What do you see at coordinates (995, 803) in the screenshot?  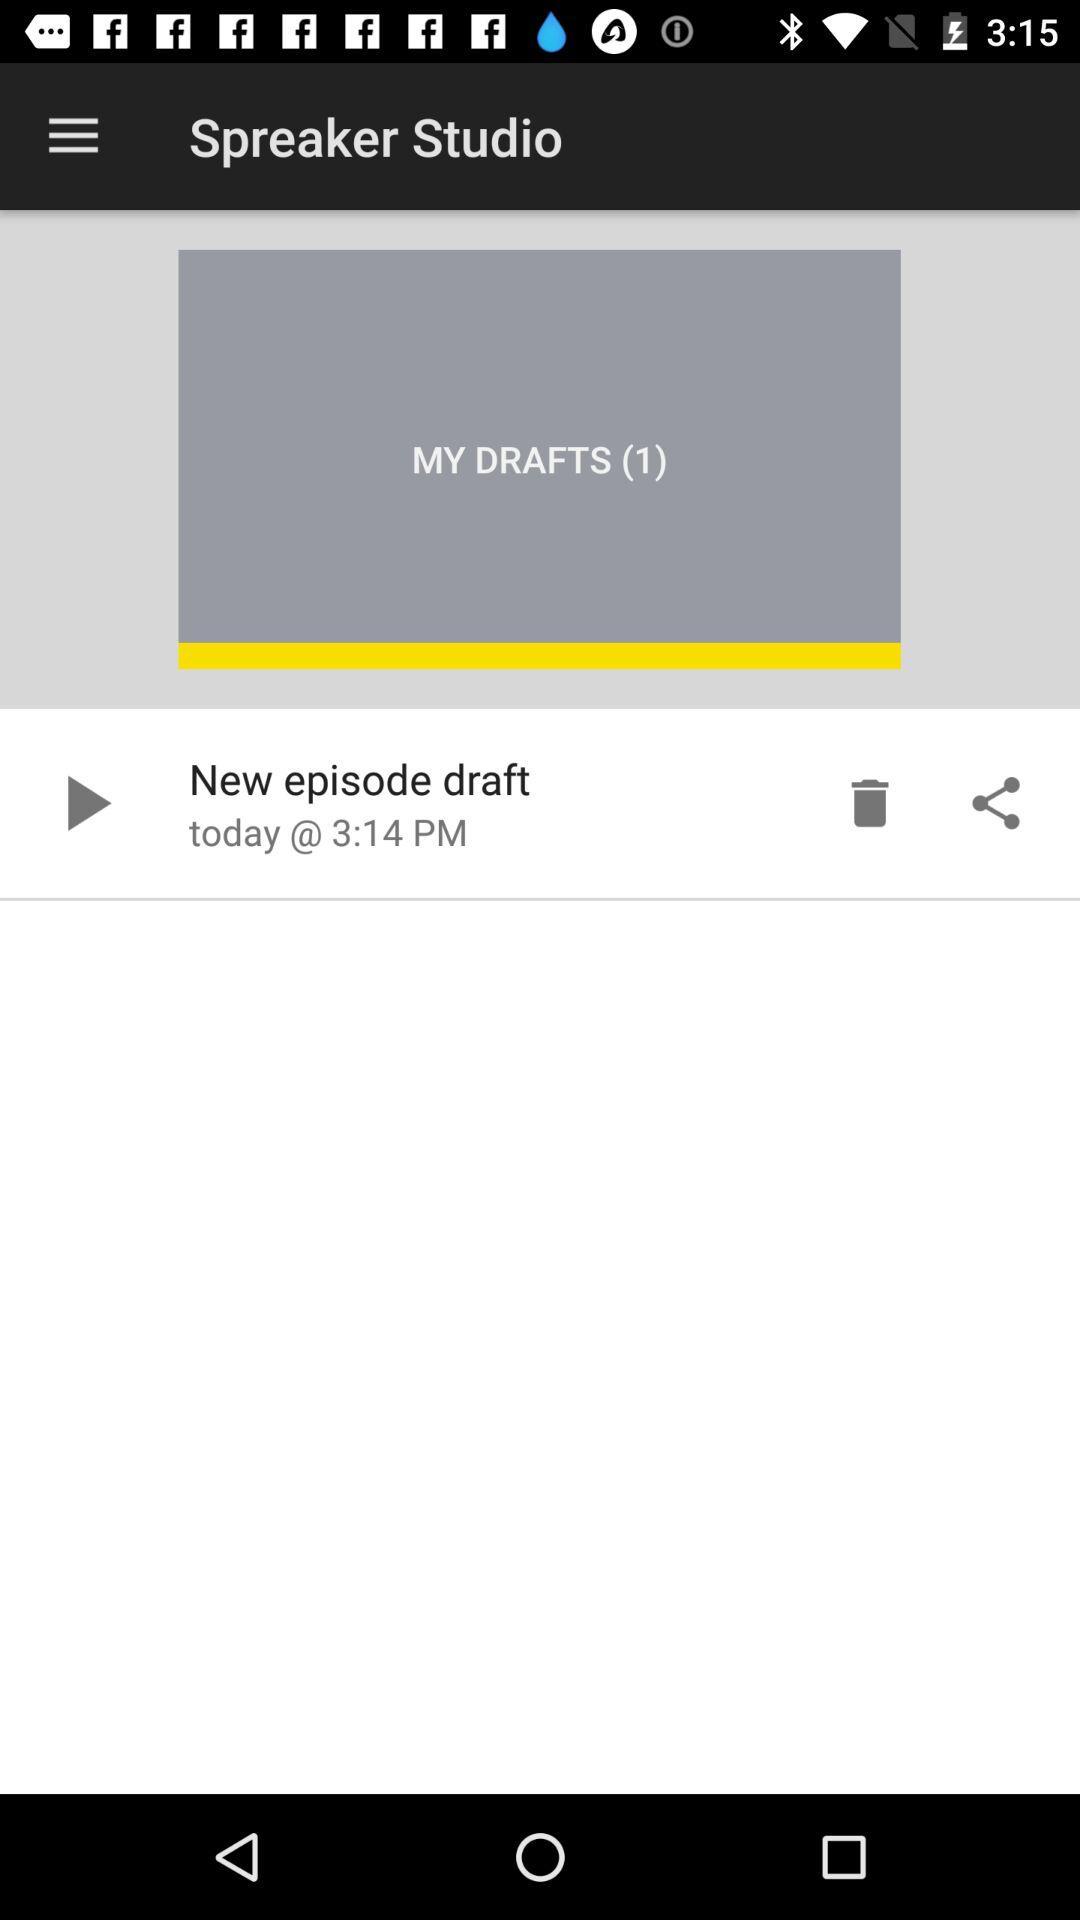 I see `share draft` at bounding box center [995, 803].